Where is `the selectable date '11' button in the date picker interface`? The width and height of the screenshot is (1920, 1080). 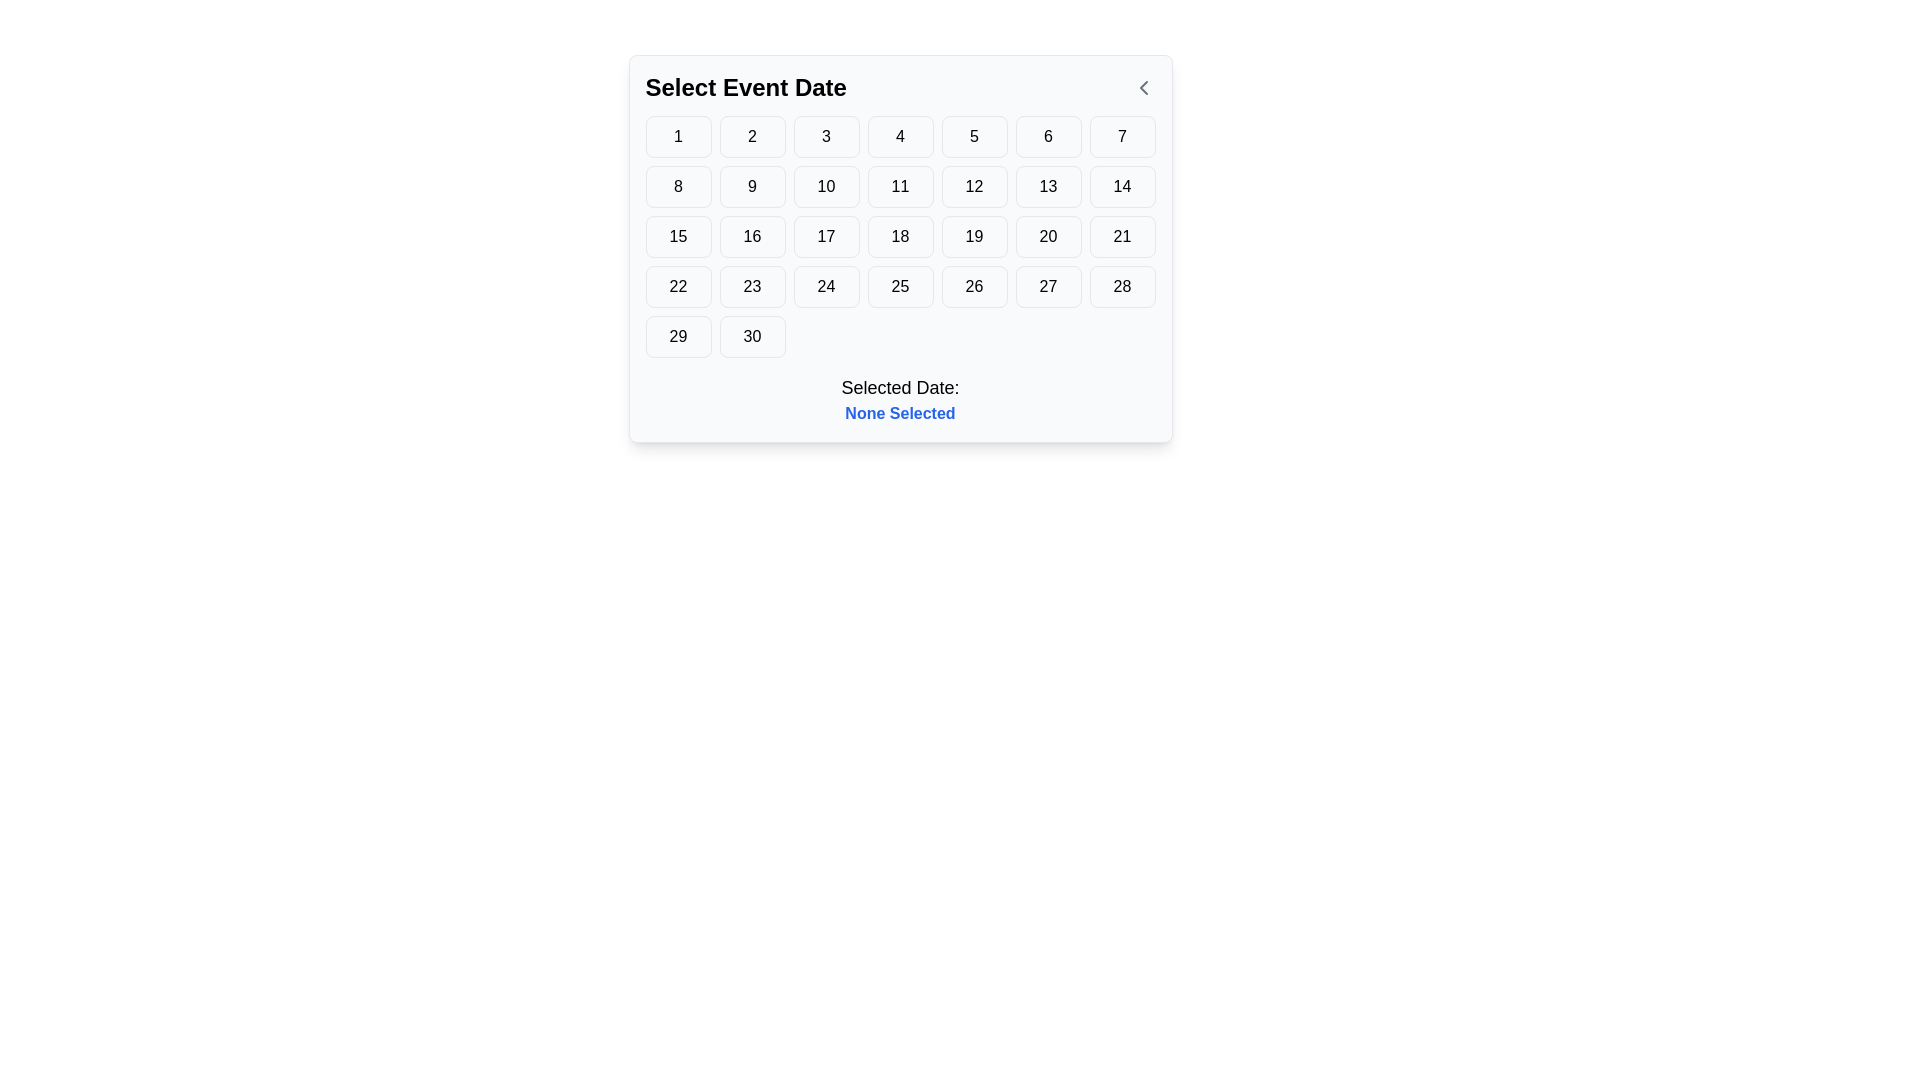
the selectable date '11' button in the date picker interface is located at coordinates (899, 186).